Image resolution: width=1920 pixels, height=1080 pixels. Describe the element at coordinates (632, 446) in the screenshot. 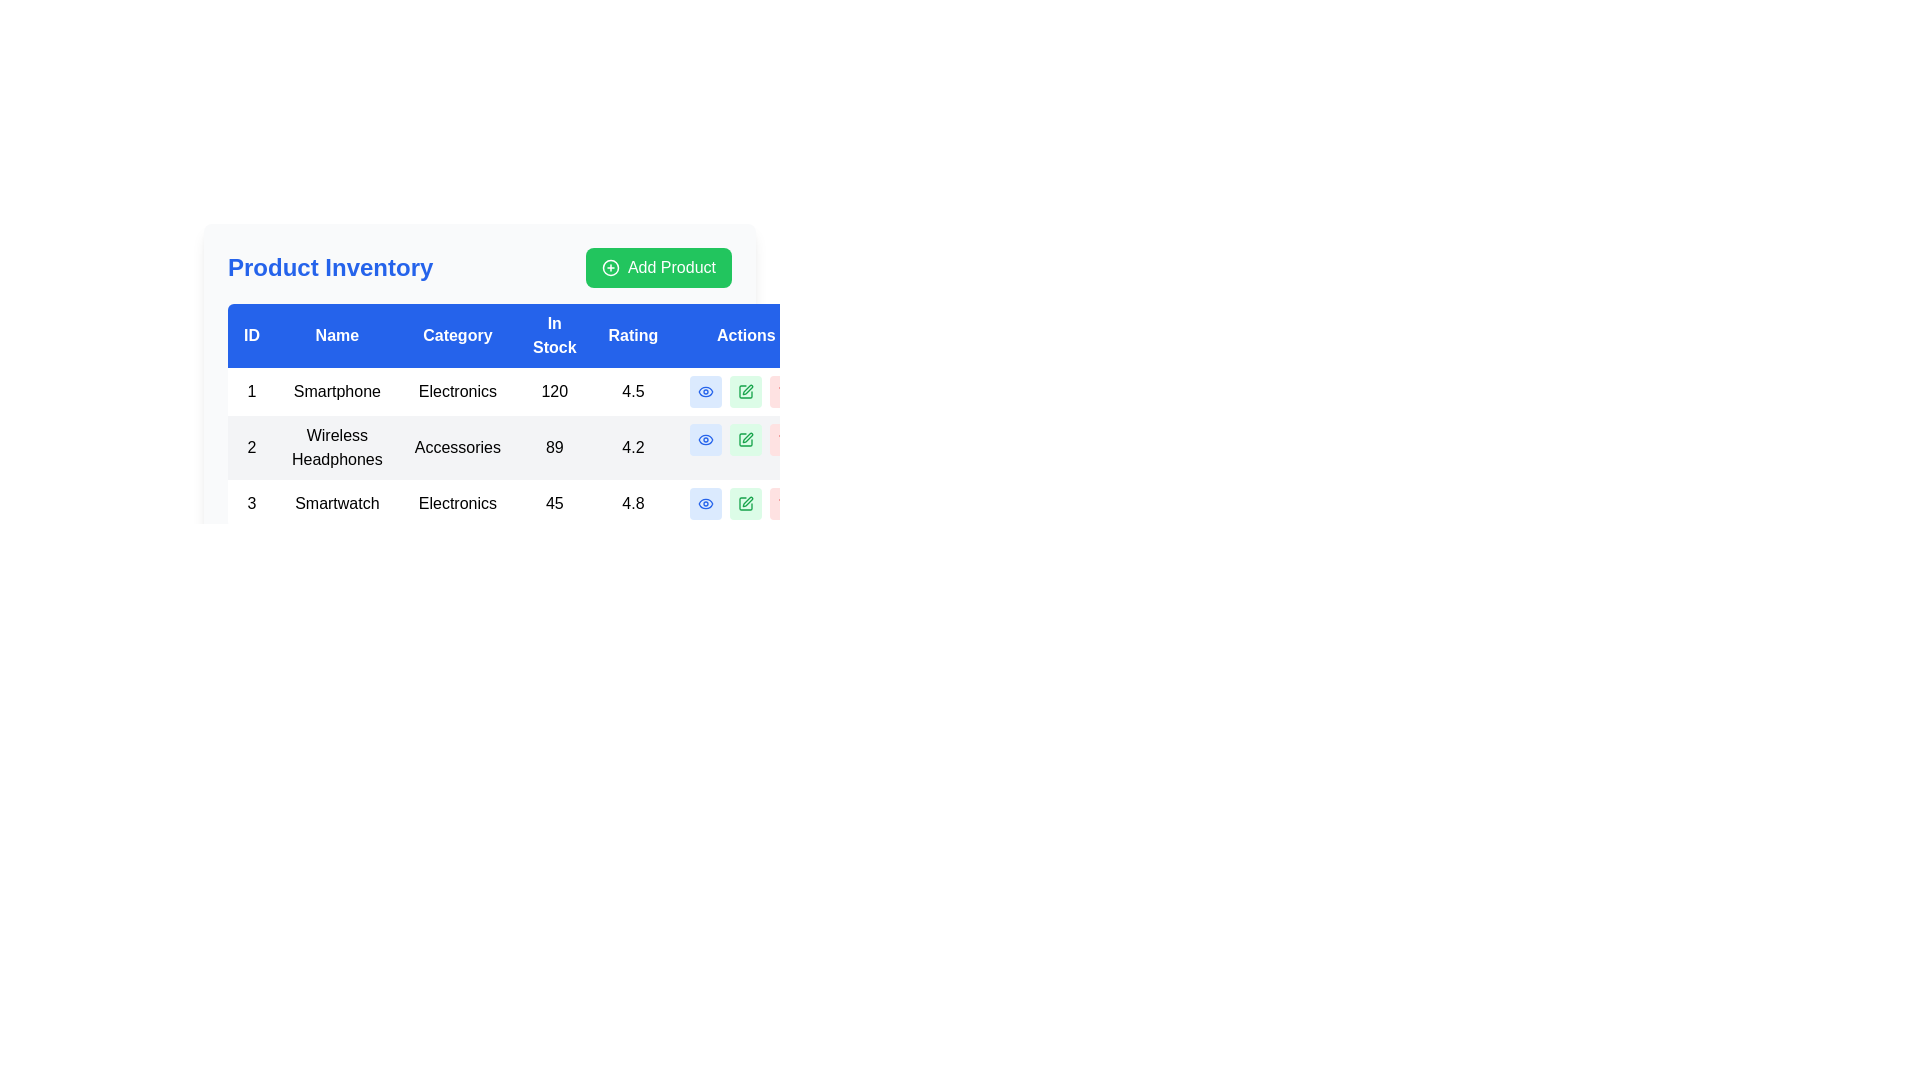

I see `the numeric value '4.2' text label in the fifth column of the second row of the table, which represents ratings` at that location.